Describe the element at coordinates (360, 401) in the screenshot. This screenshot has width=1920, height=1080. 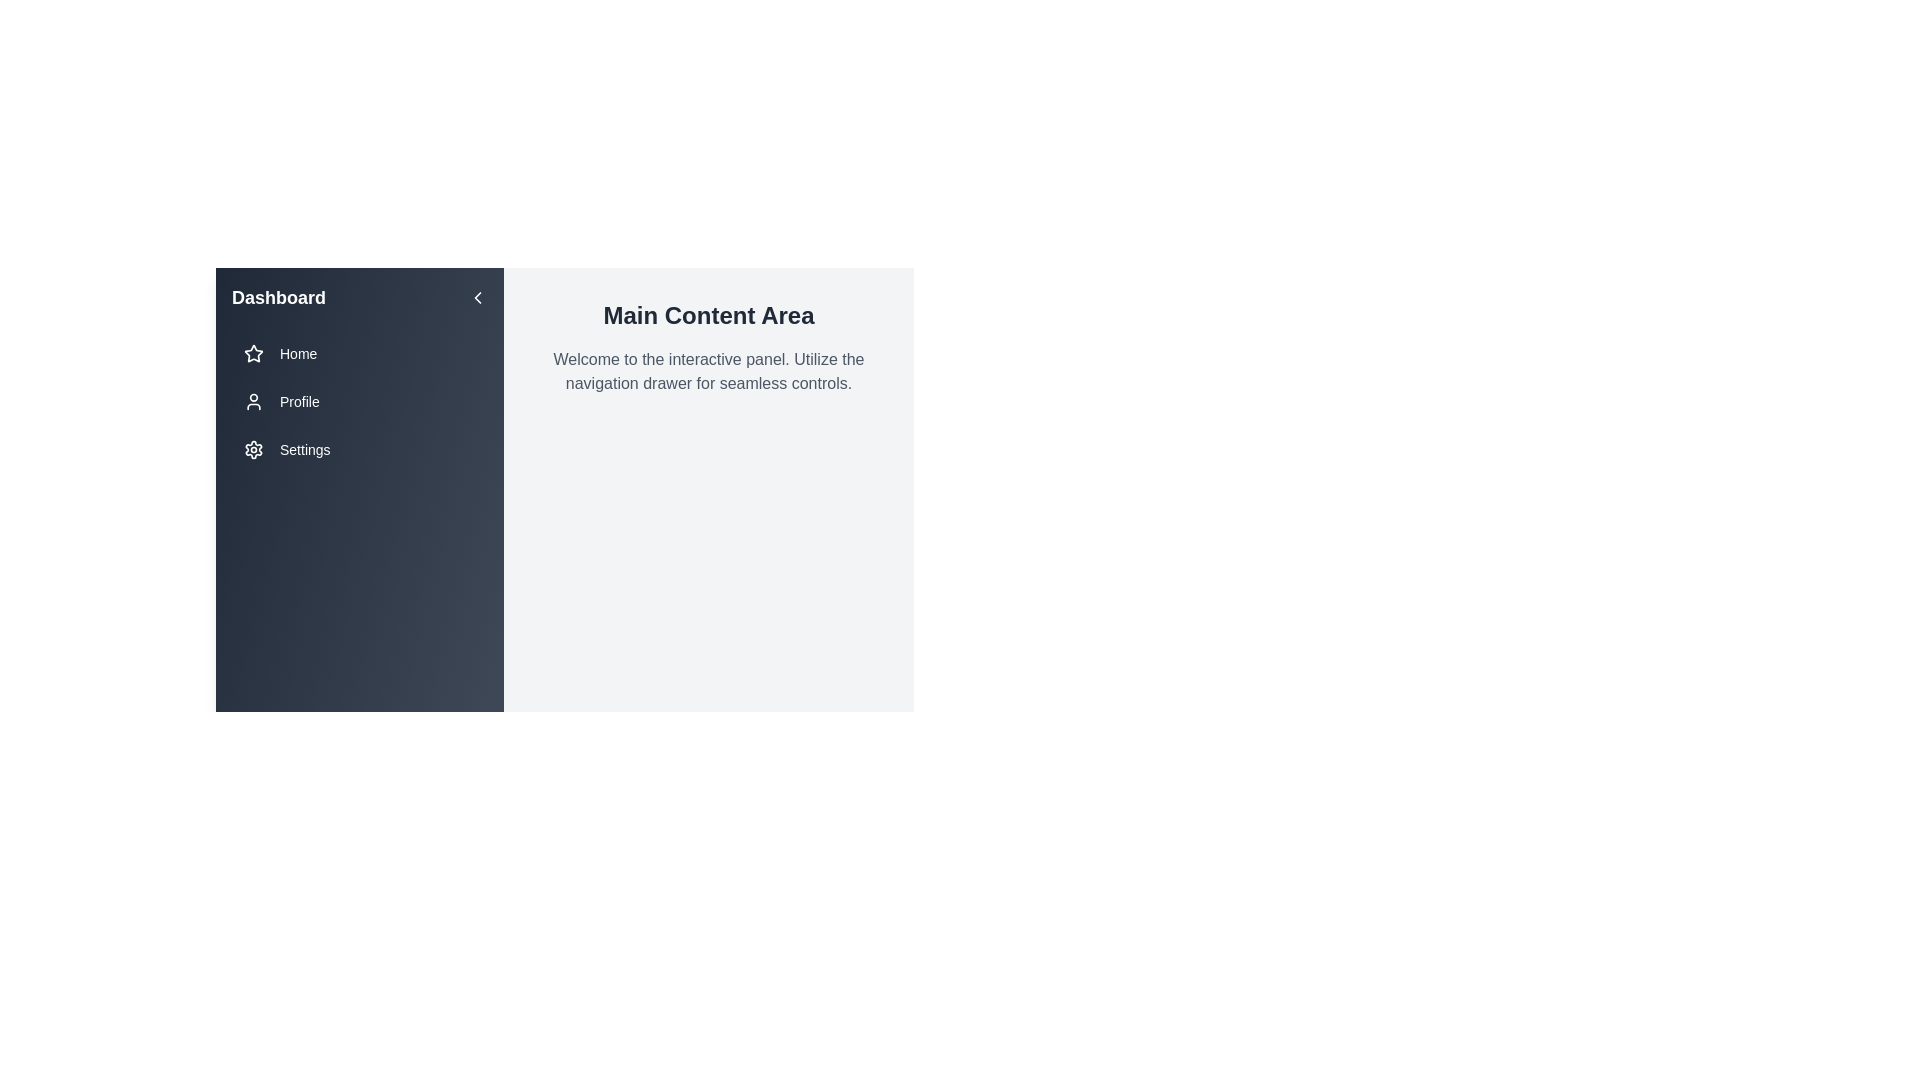
I see `the second item in the vertical navigation list located in the left-side navigation bar` at that location.